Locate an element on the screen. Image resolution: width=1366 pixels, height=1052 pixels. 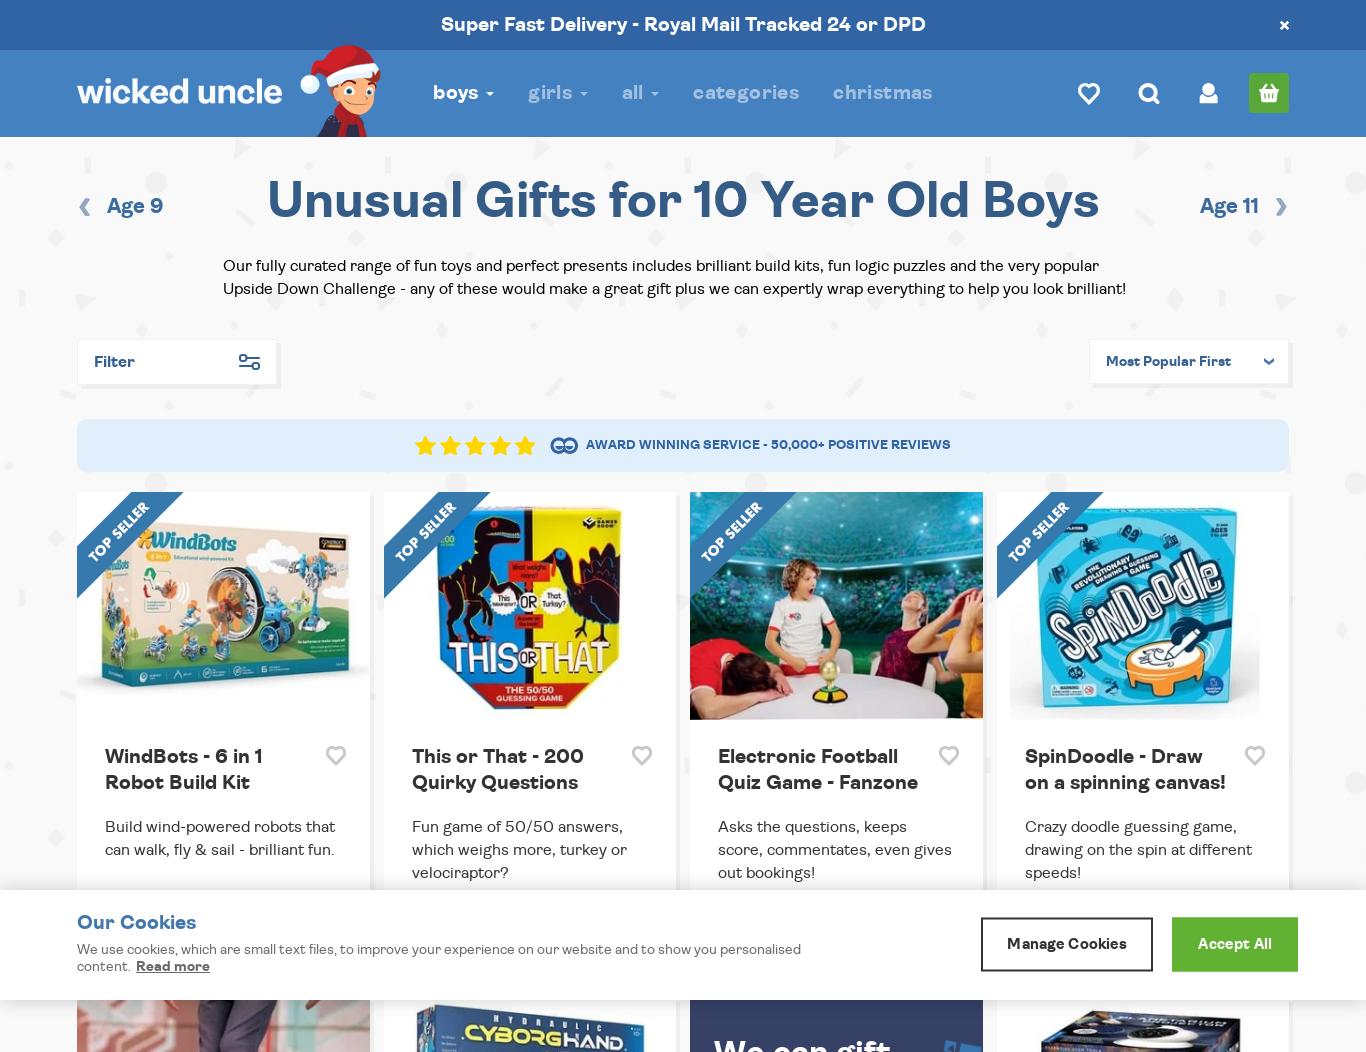
'£12.99' is located at coordinates (434, 933).